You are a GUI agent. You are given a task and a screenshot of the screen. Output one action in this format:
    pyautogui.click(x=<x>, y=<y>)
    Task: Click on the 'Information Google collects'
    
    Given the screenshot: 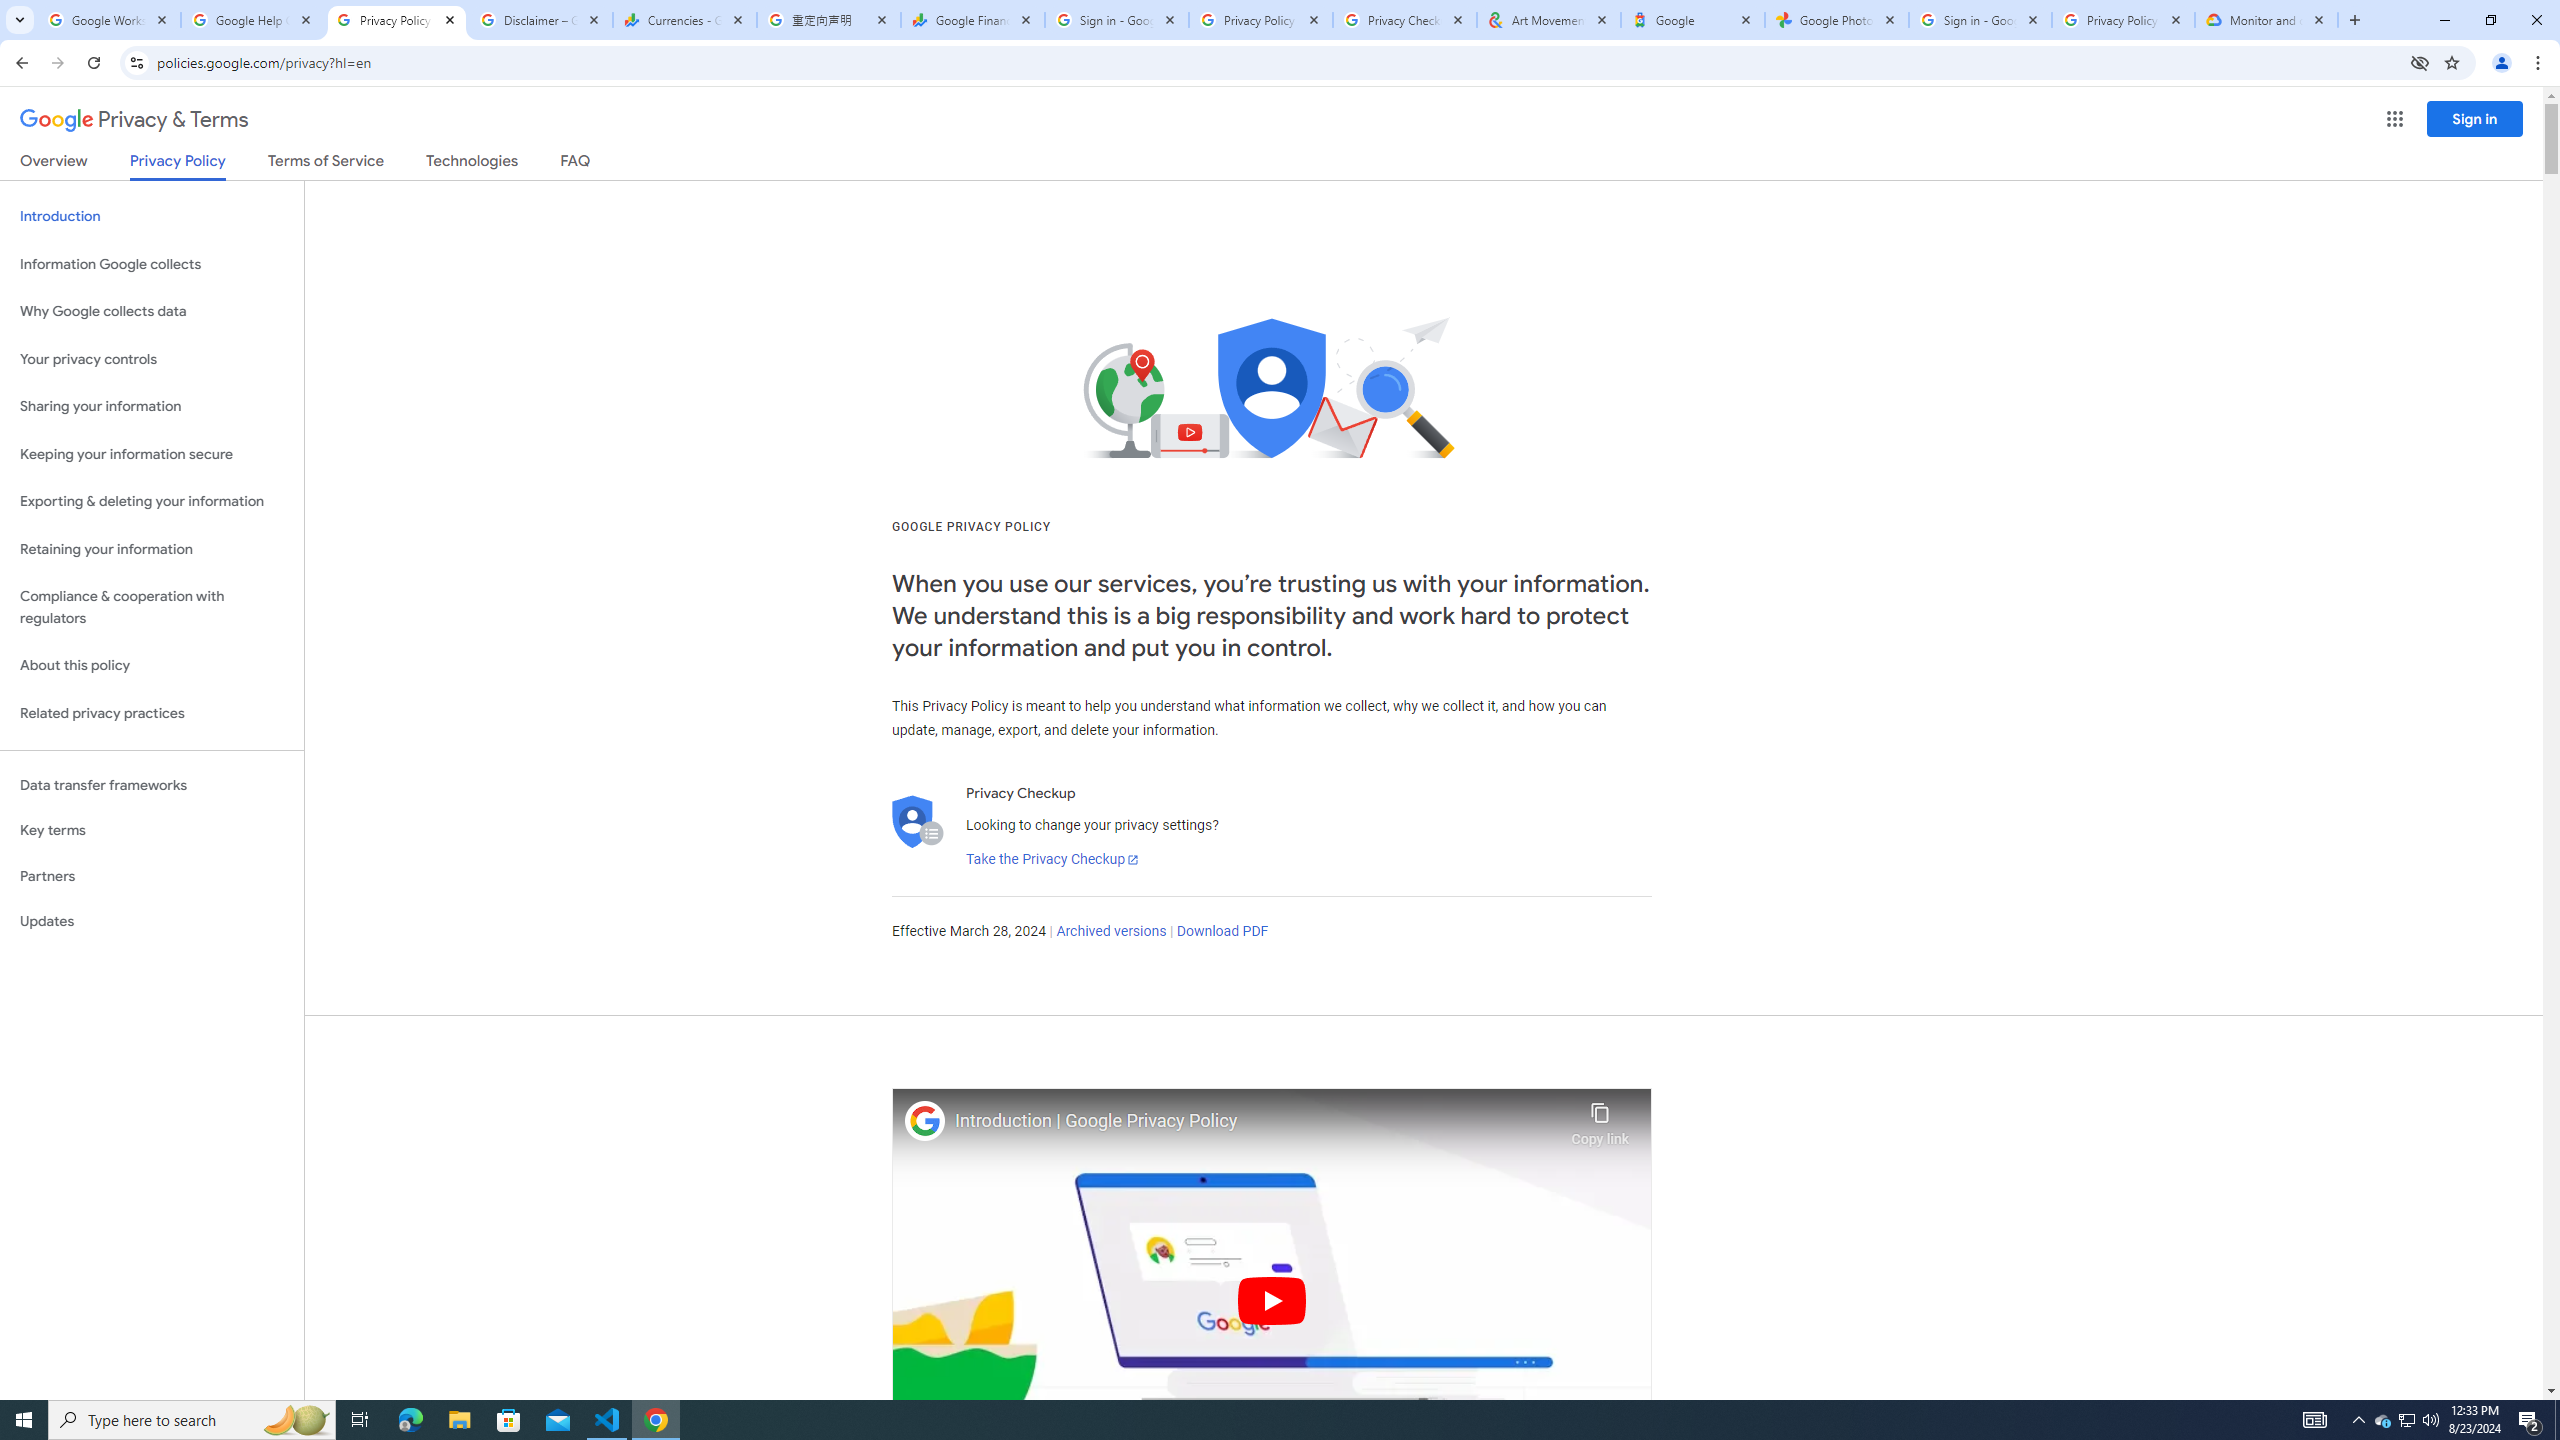 What is the action you would take?
    pyautogui.click(x=151, y=264)
    